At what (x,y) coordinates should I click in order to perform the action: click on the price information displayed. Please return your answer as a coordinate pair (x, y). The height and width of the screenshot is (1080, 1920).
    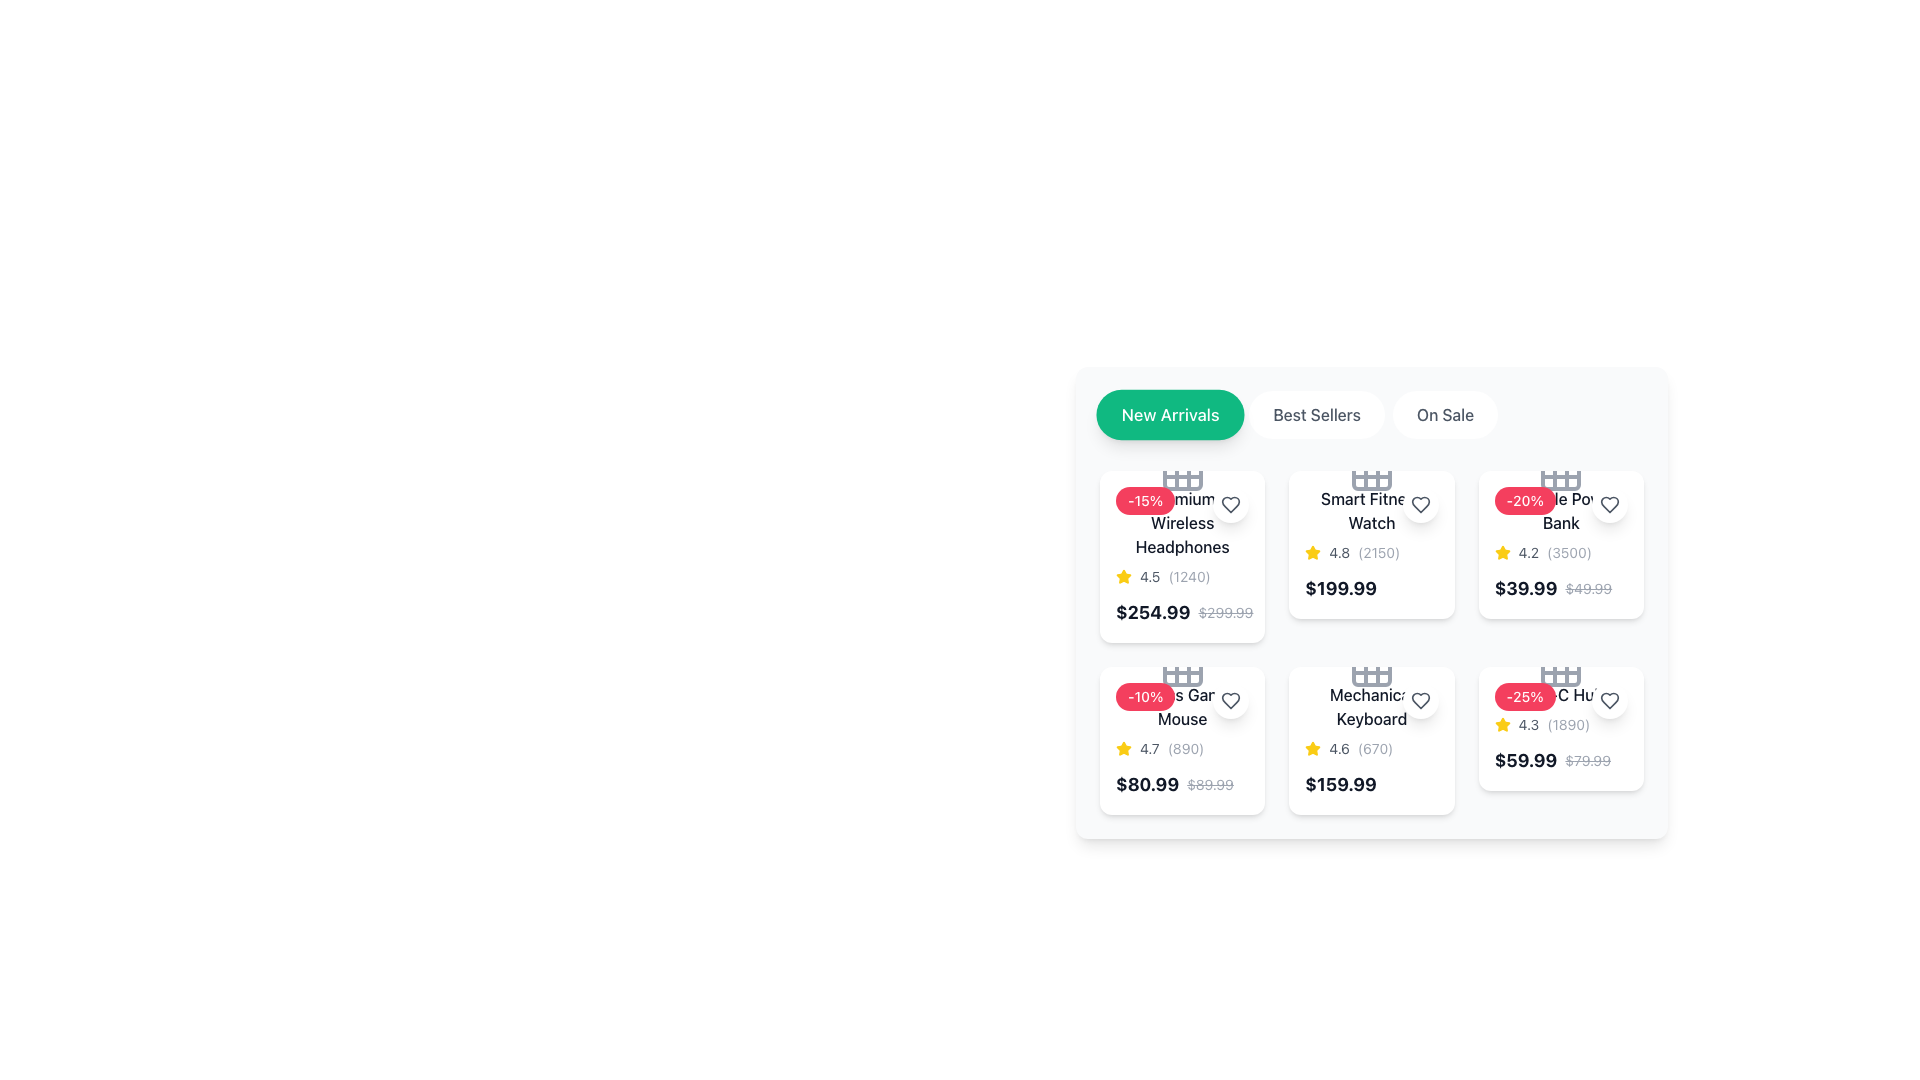
    Looking at the image, I should click on (1341, 588).